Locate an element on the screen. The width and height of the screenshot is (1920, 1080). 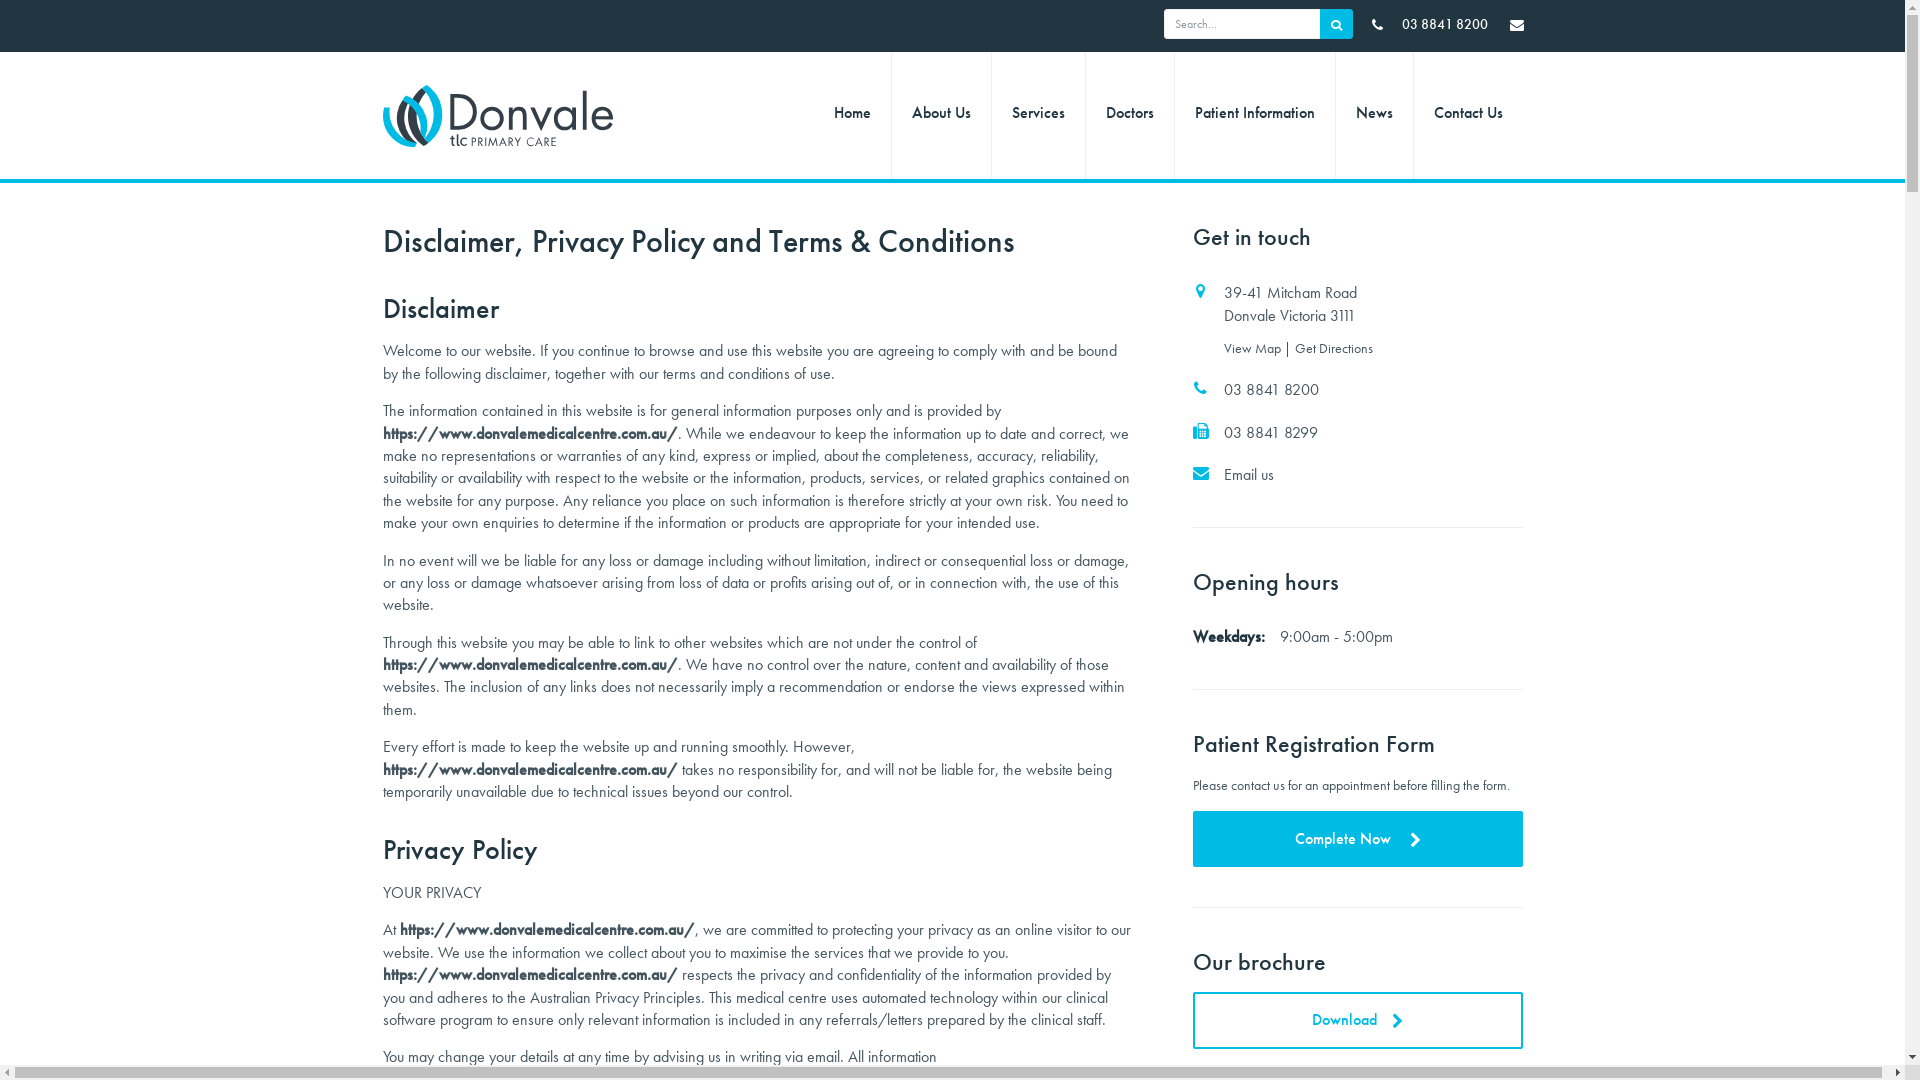
'About Us' is located at coordinates (940, 115).